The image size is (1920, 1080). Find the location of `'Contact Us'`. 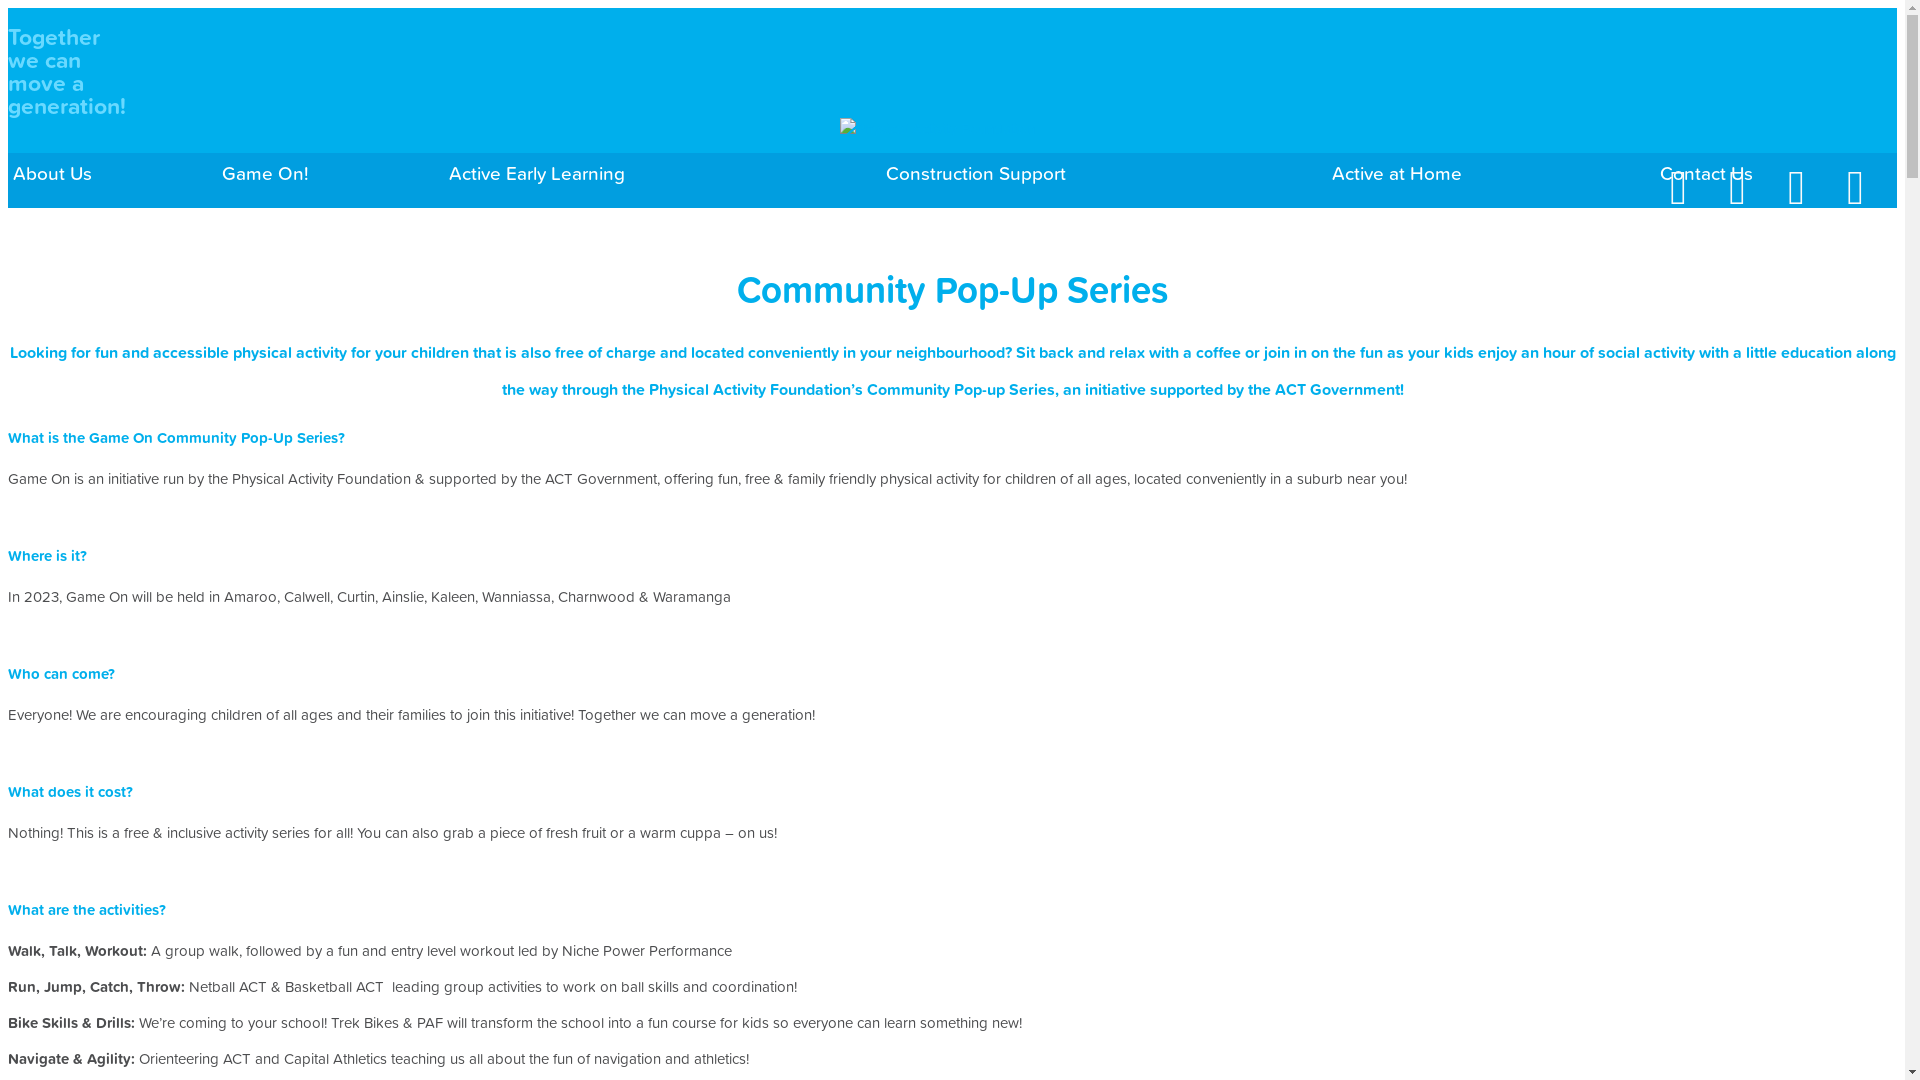

'Contact Us' is located at coordinates (1655, 172).